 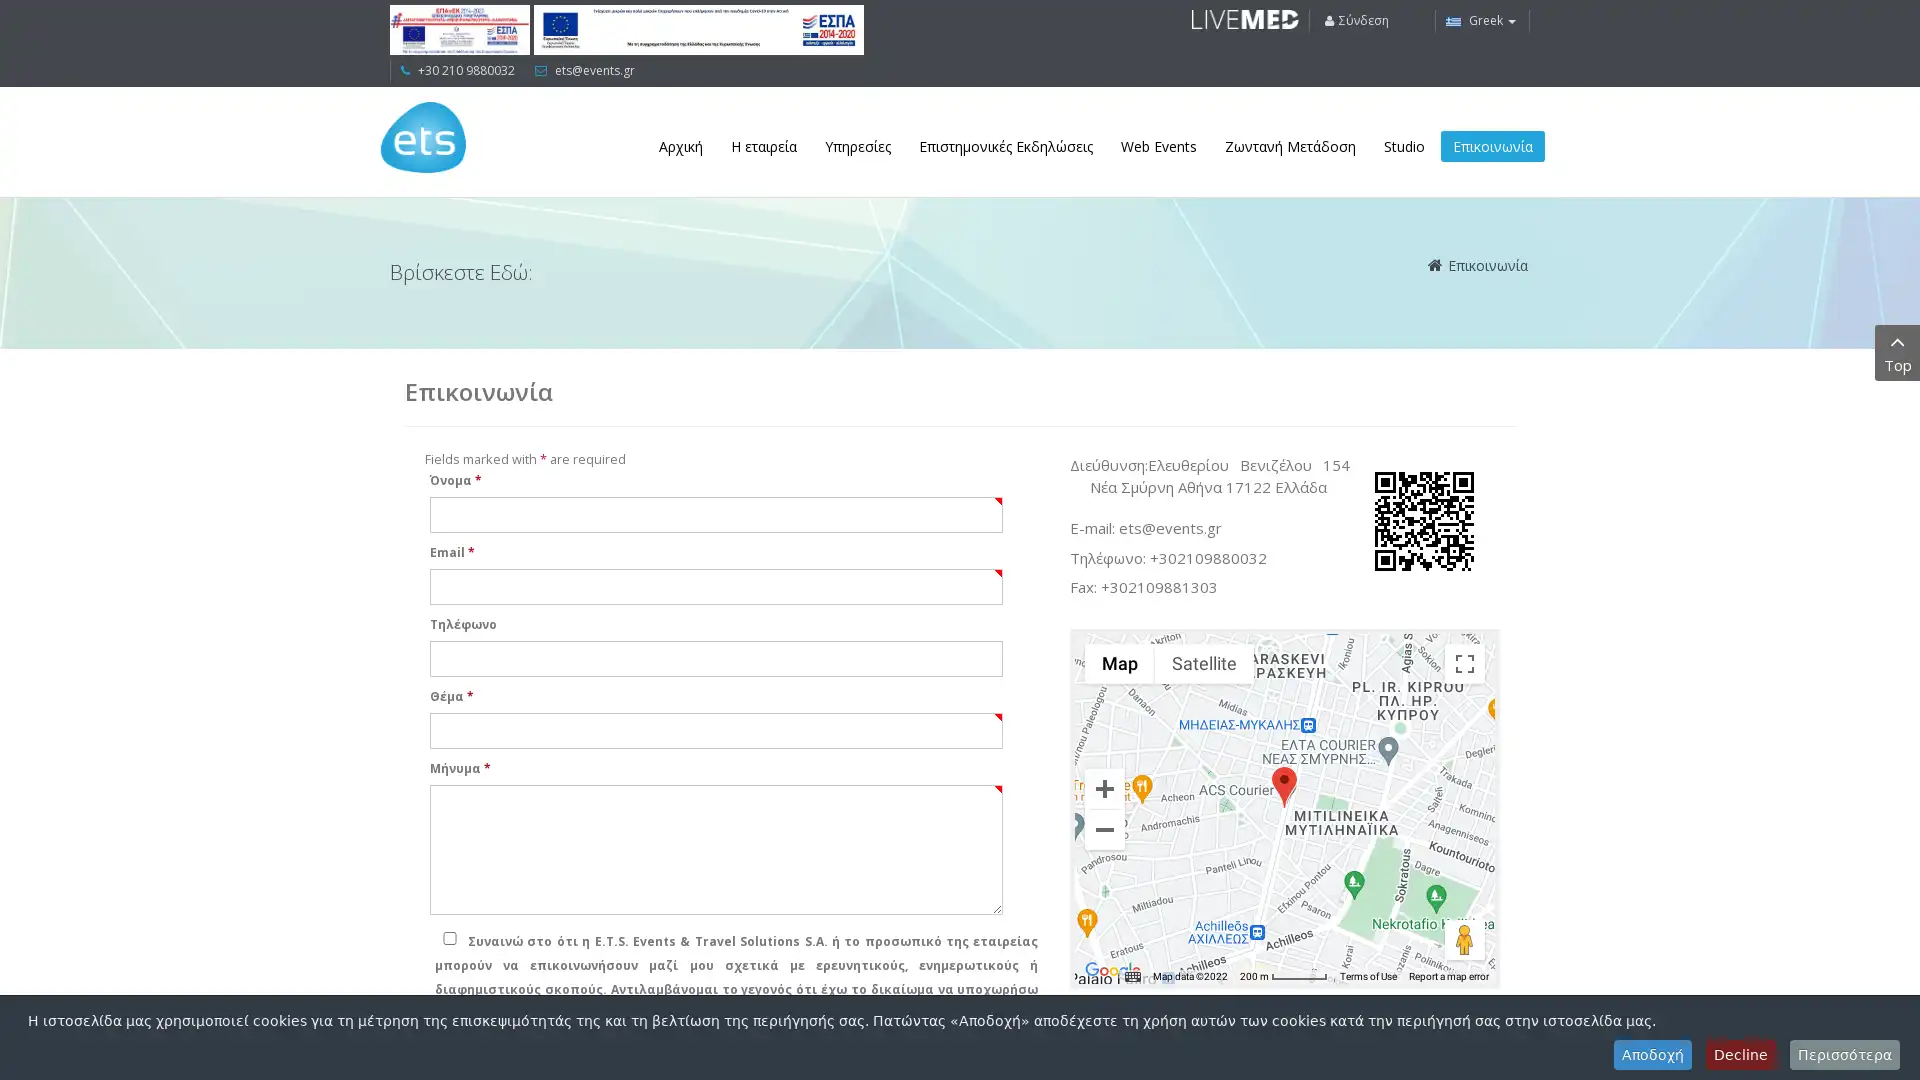 I want to click on Keyboard shortcuts, so click(x=1132, y=974).